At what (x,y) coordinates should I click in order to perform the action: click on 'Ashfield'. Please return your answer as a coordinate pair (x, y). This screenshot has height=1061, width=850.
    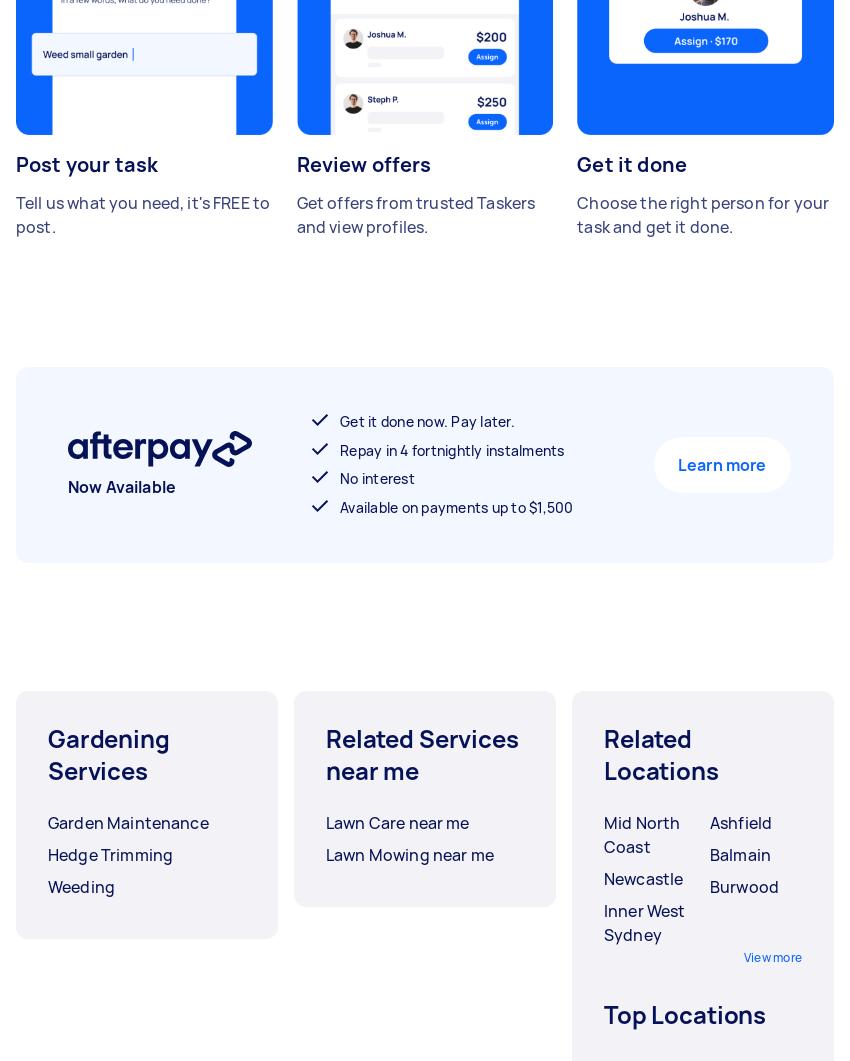
    Looking at the image, I should click on (741, 823).